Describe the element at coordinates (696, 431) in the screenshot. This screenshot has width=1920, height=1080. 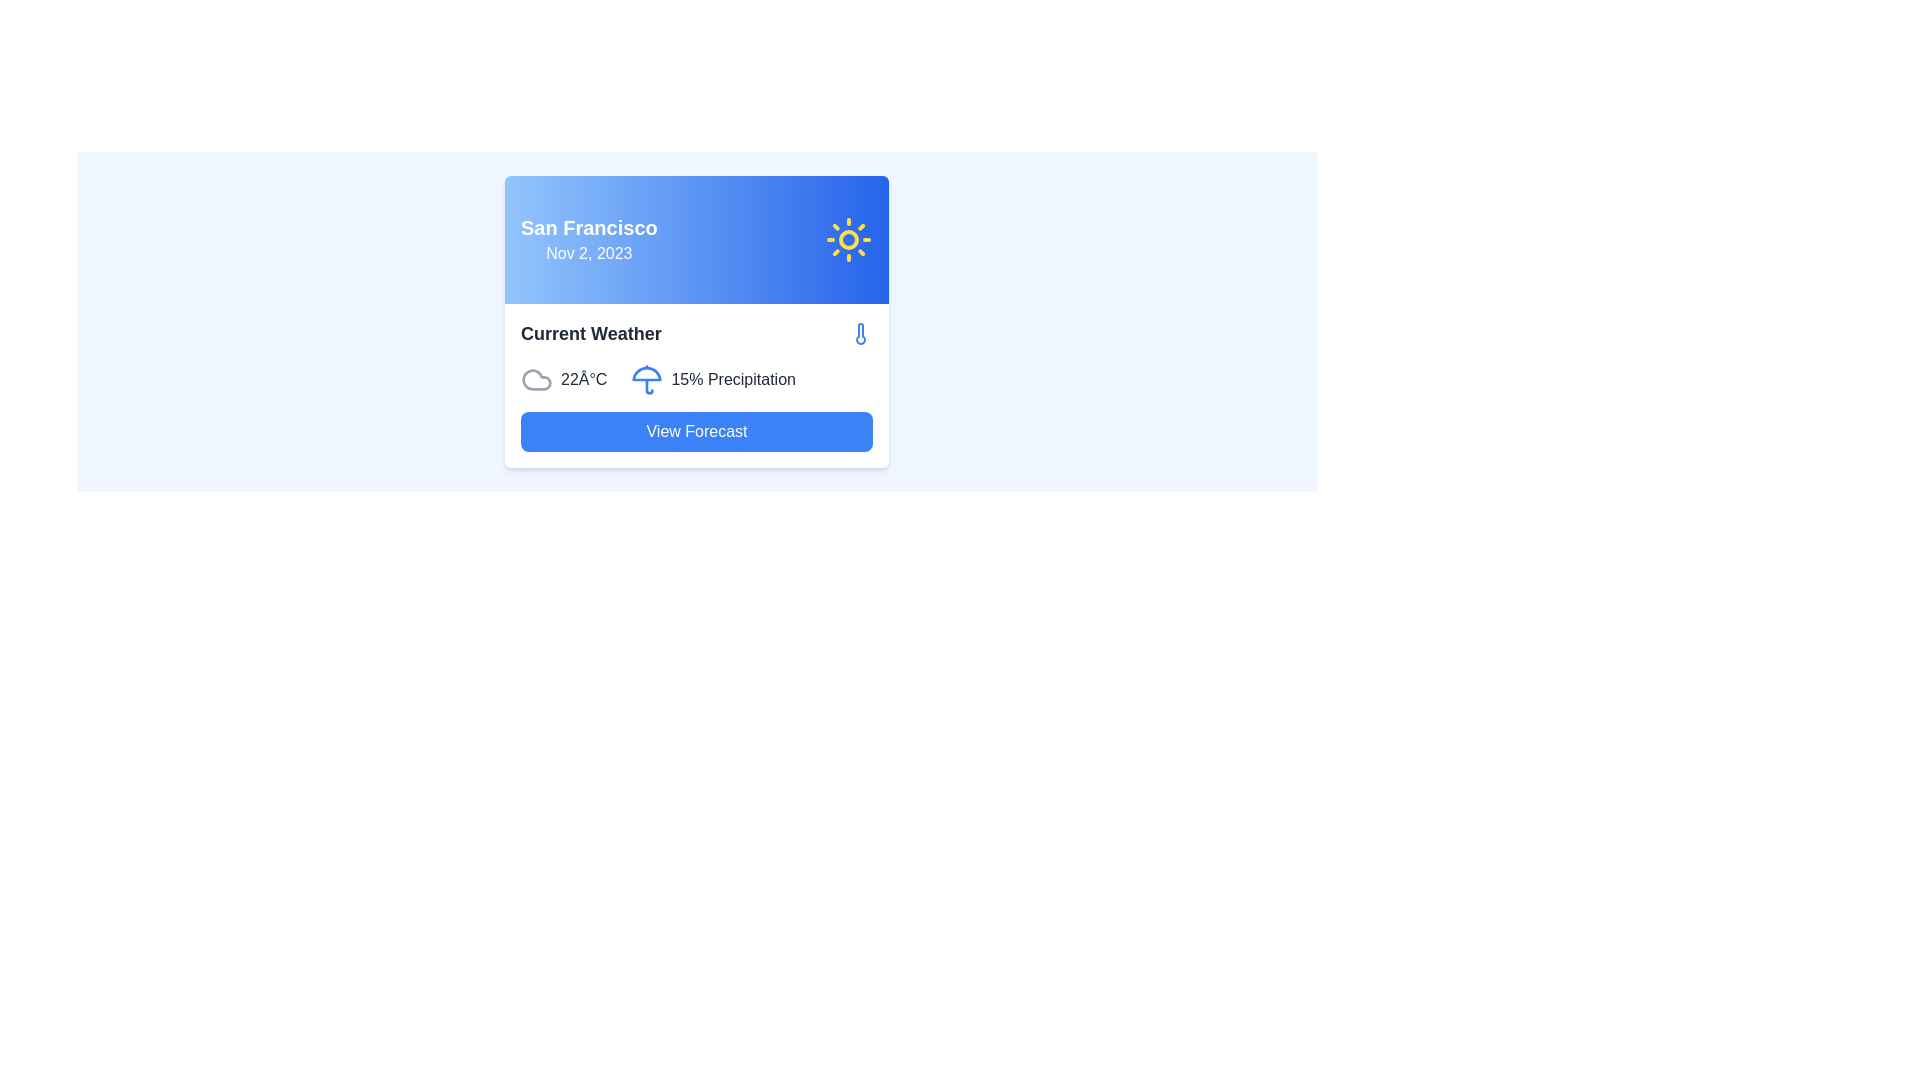
I see `the 'View Forecast' button, which is a blue button with white text located at the bottom of the 'Current Weather' card` at that location.